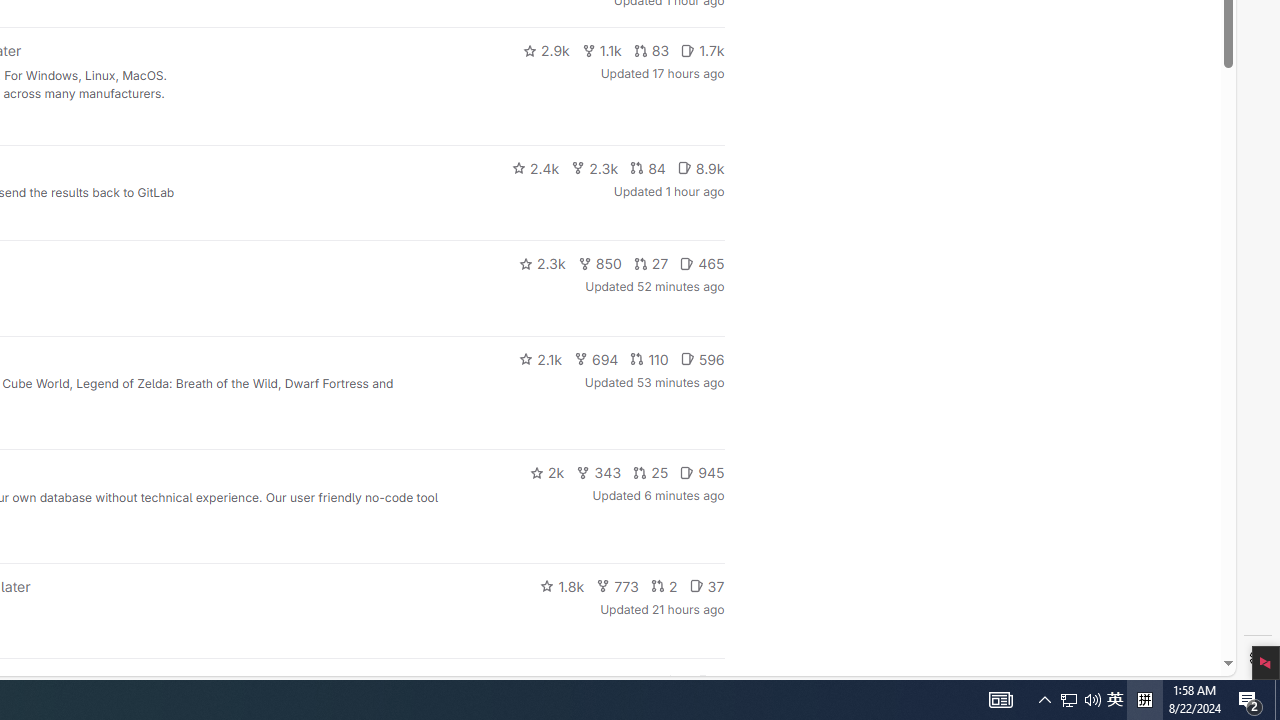 Image resolution: width=1280 pixels, height=720 pixels. What do you see at coordinates (572, 680) in the screenshot?
I see `'1.4k'` at bounding box center [572, 680].